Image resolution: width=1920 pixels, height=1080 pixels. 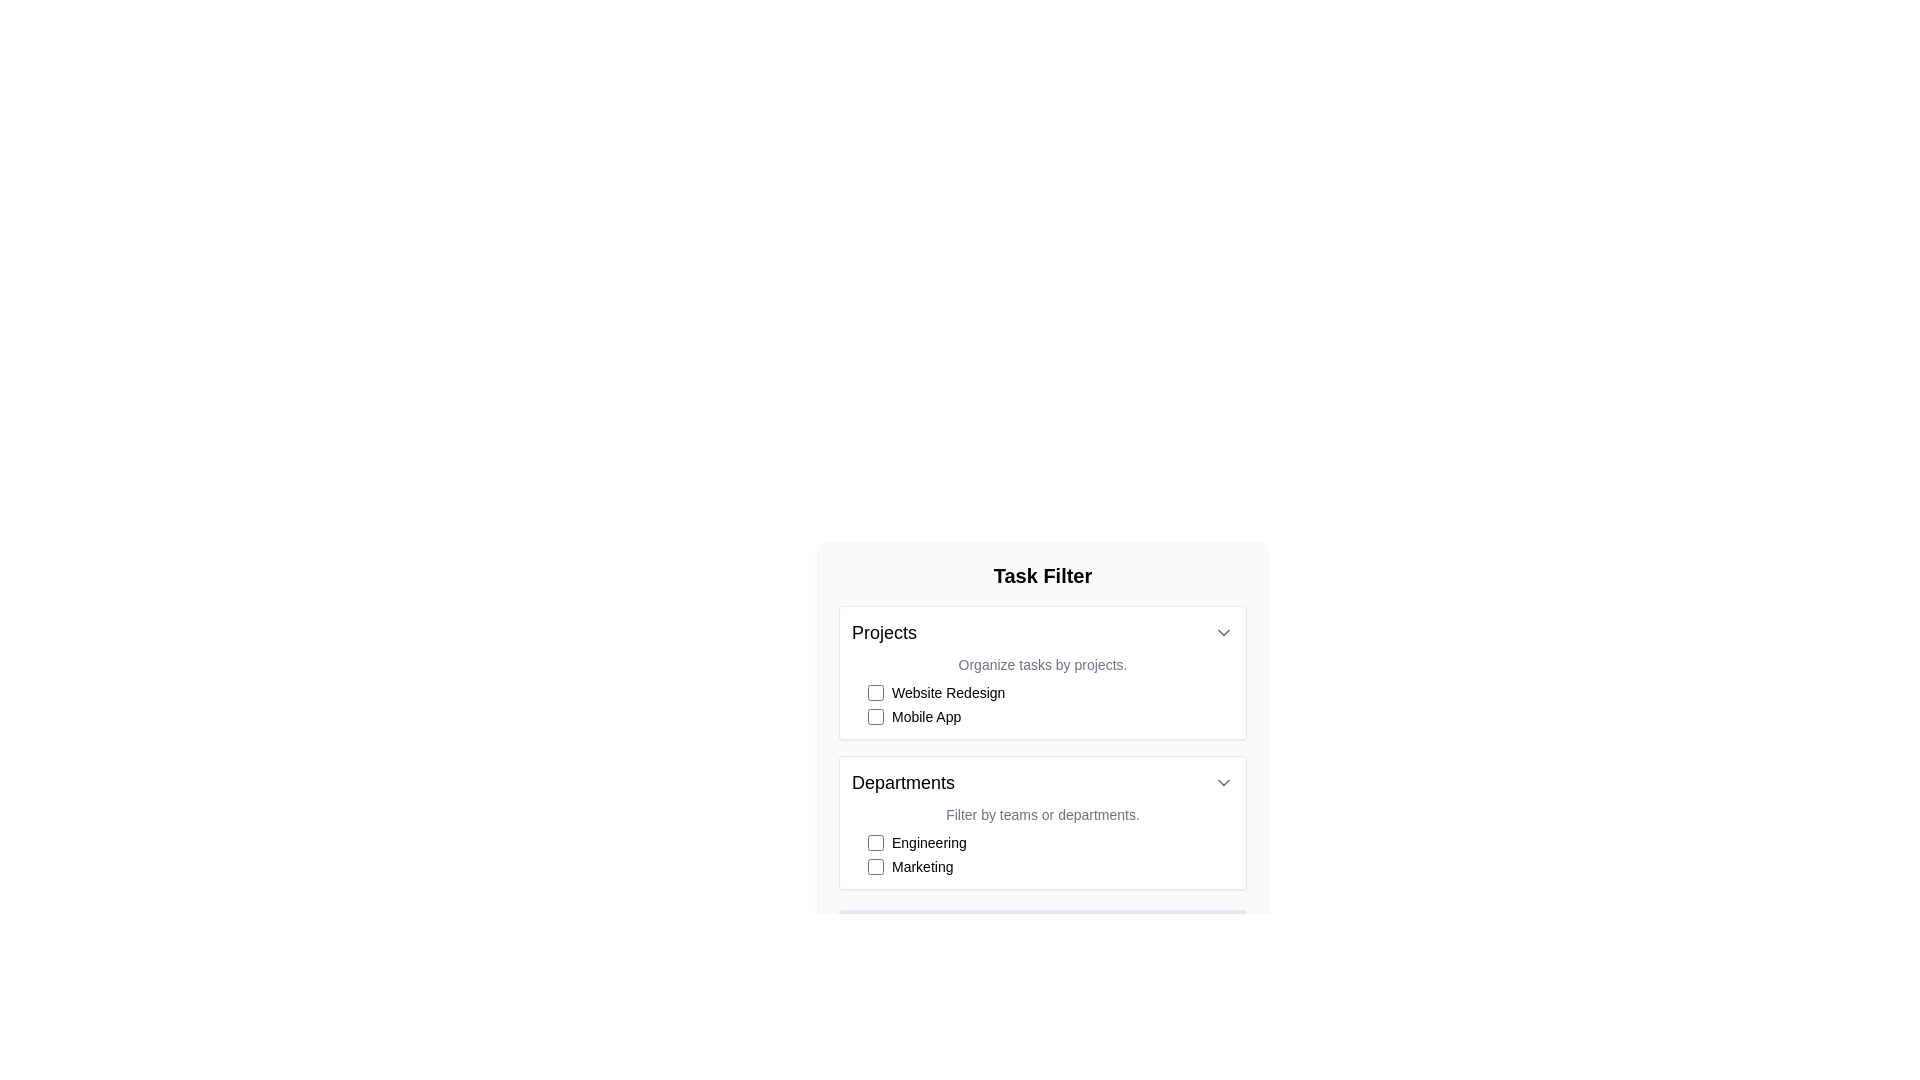 I want to click on the 'Website Redesign' checkbox in the 'Projects' section of the 'Task Filter' interface, so click(x=1050, y=692).